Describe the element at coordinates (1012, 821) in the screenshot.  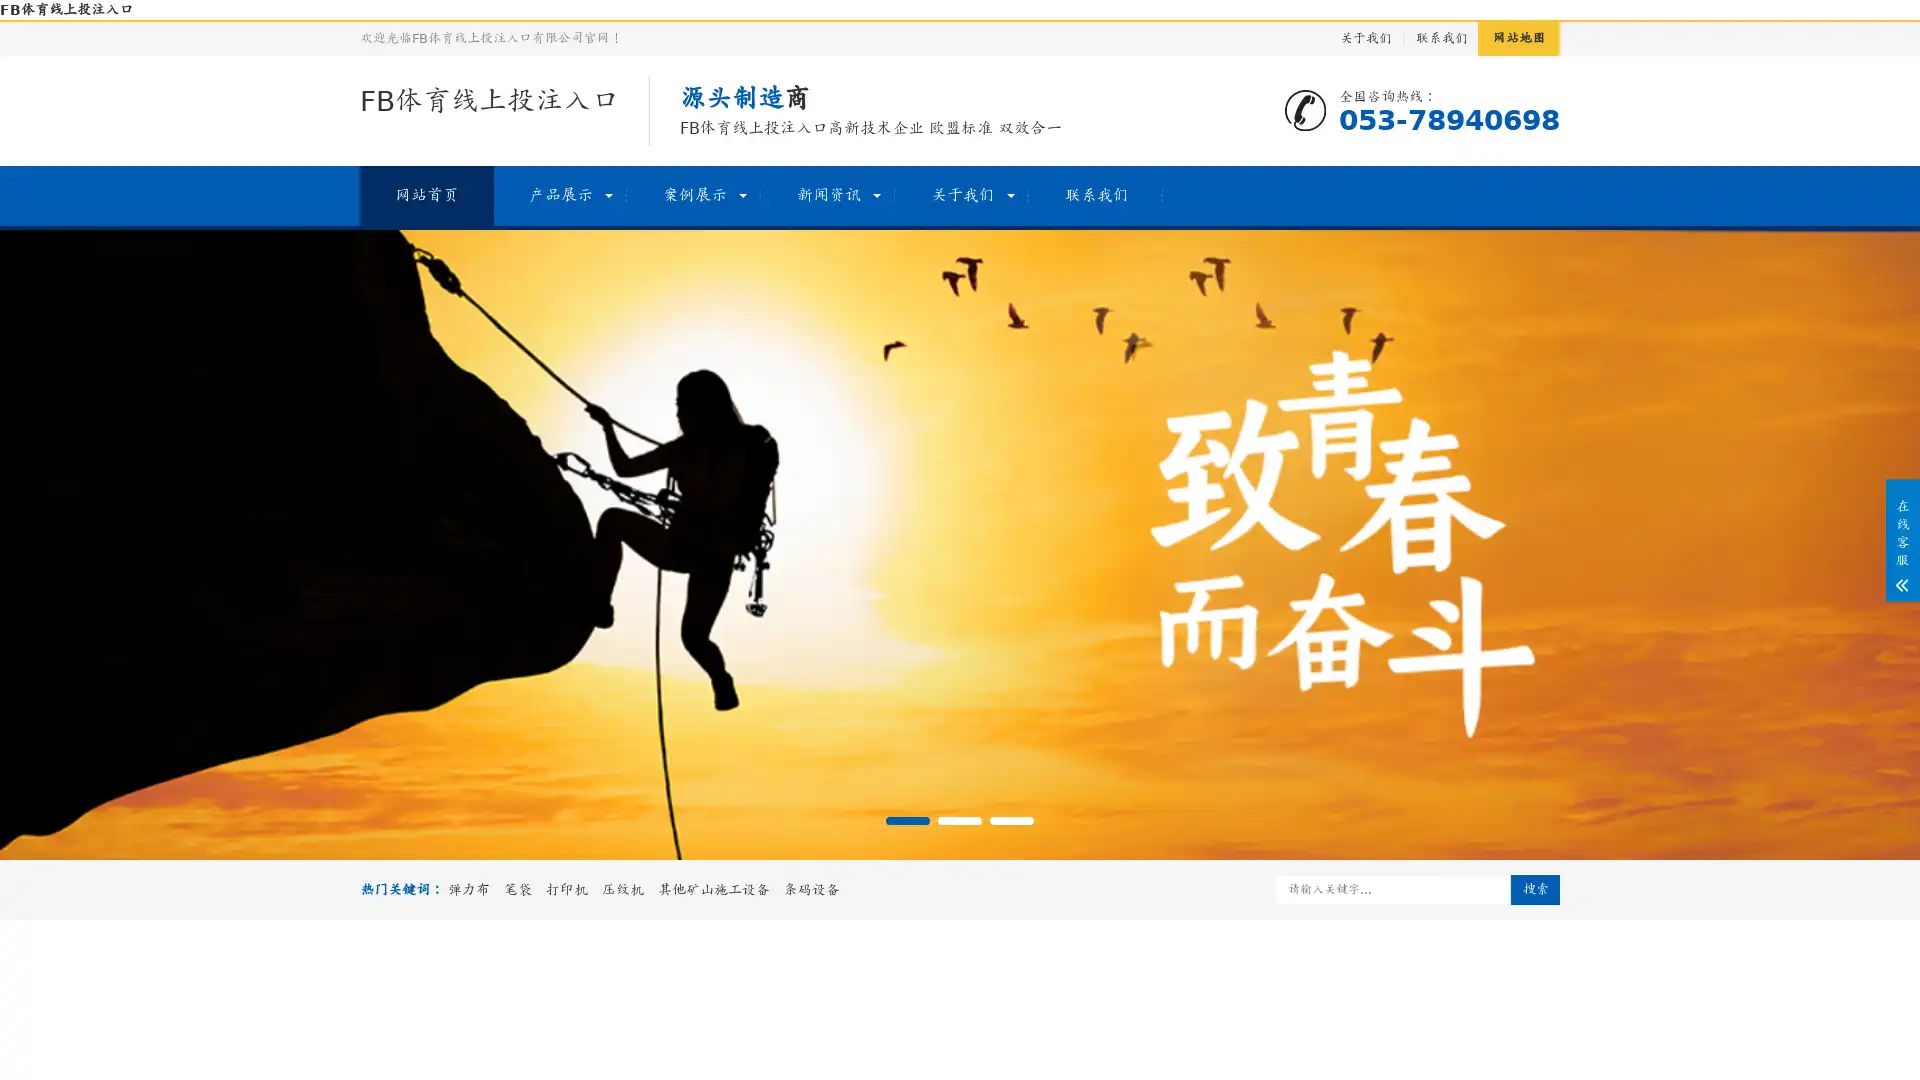
I see `Go to slide 3` at that location.